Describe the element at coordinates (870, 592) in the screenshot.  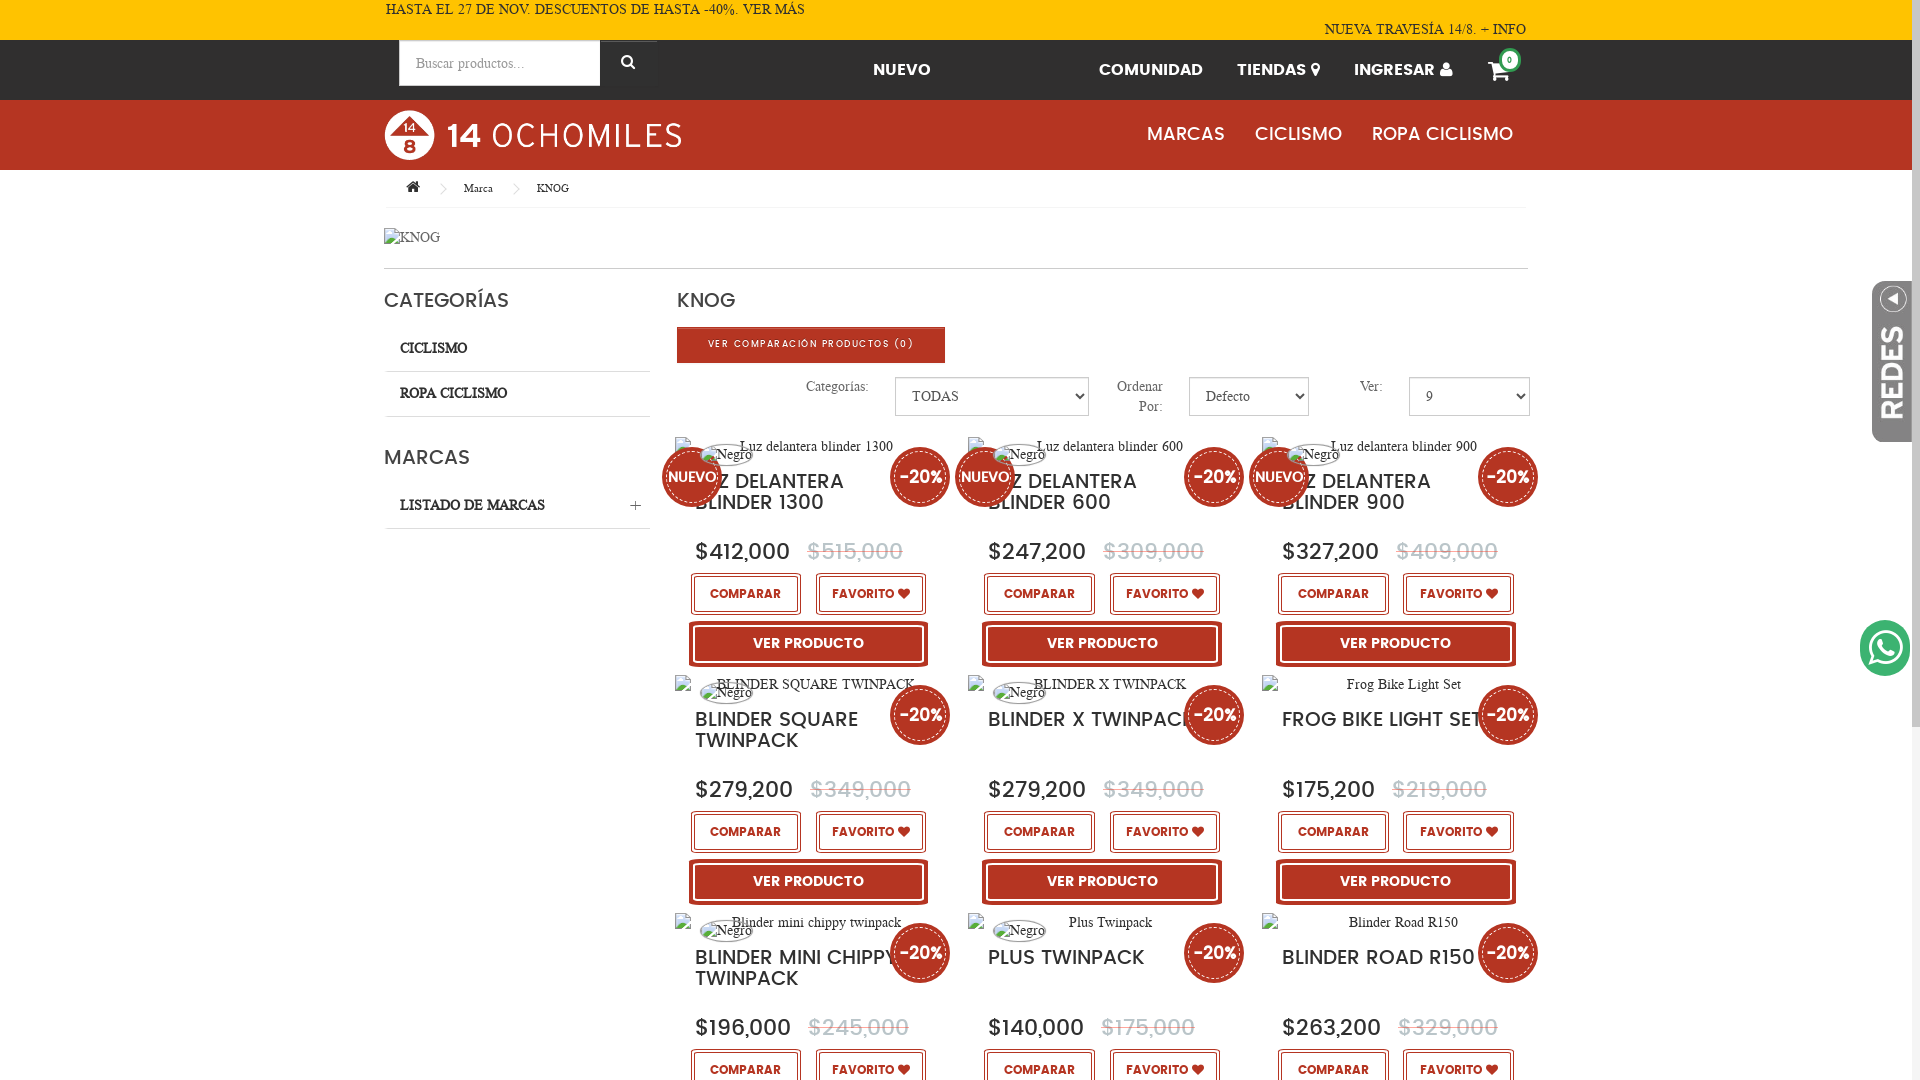
I see `'FAVORITO'` at that location.